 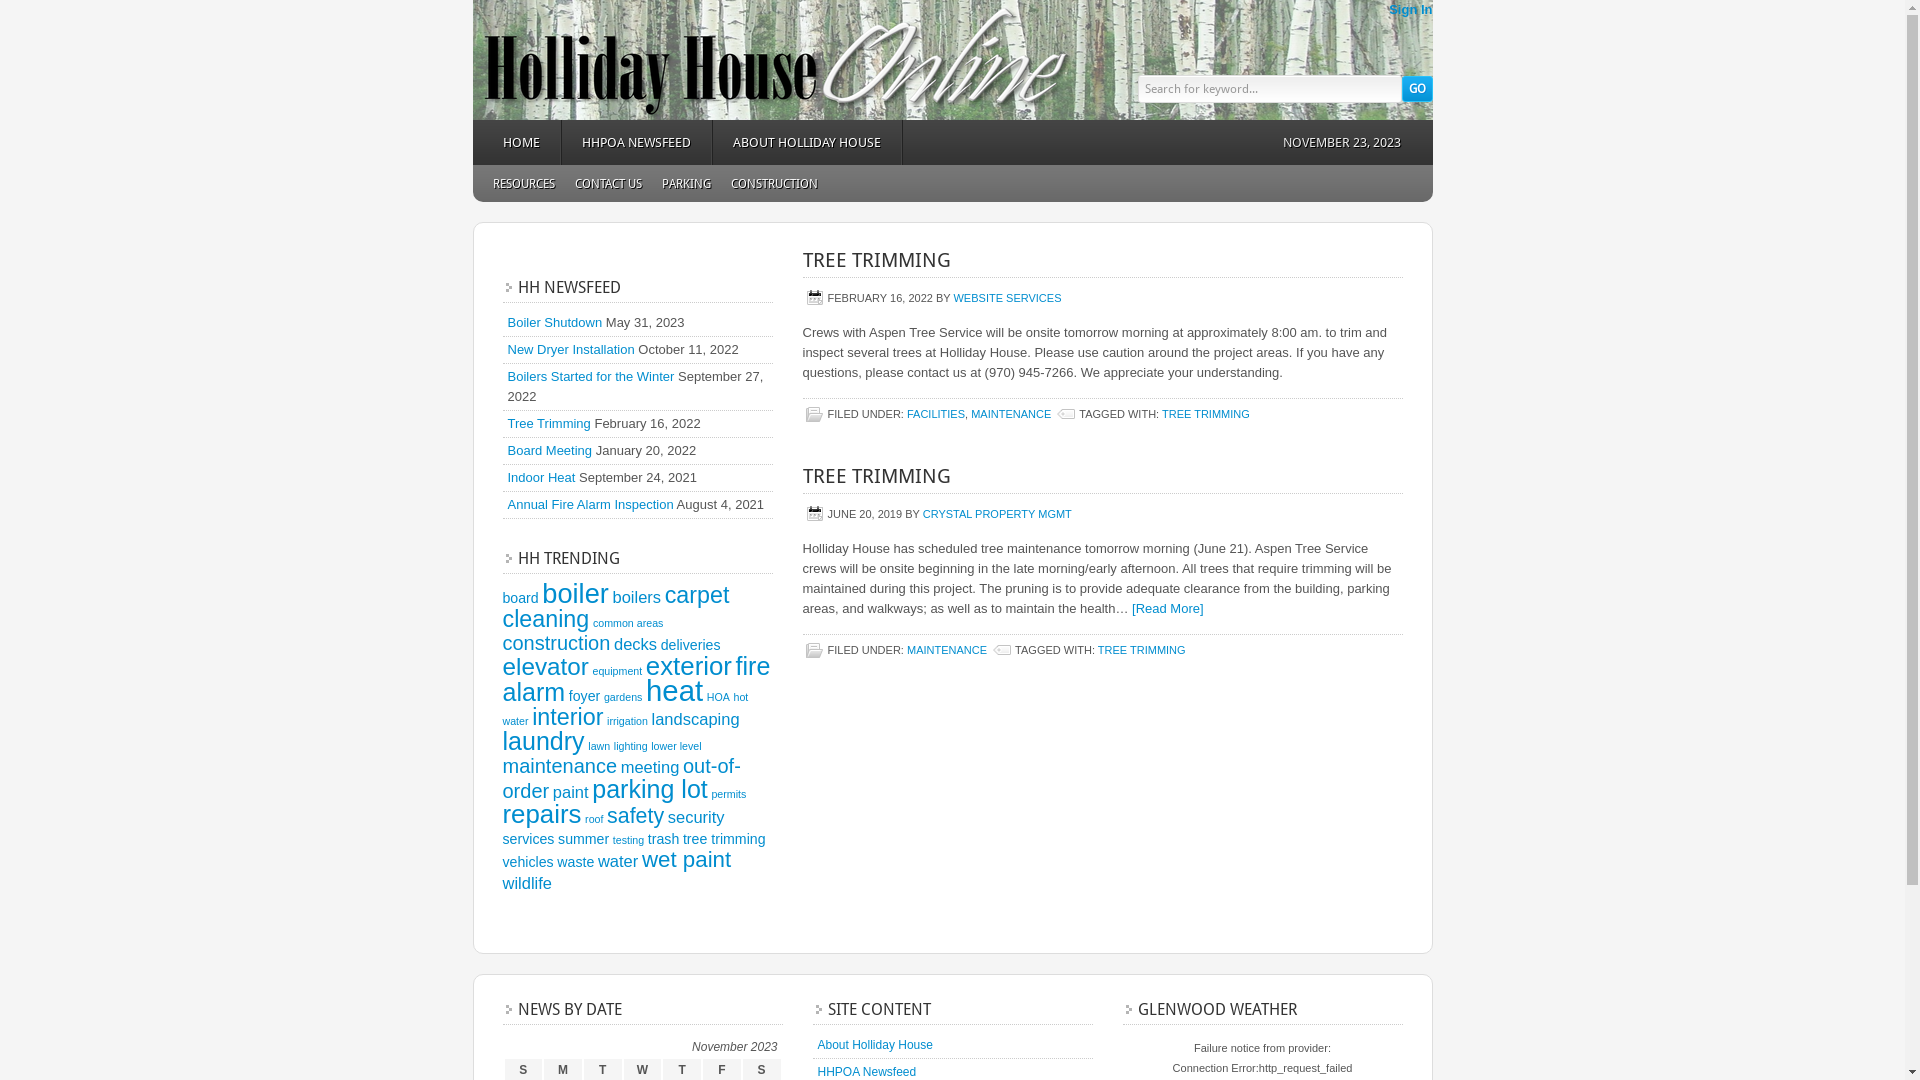 I want to click on 'roof', so click(x=584, y=818).